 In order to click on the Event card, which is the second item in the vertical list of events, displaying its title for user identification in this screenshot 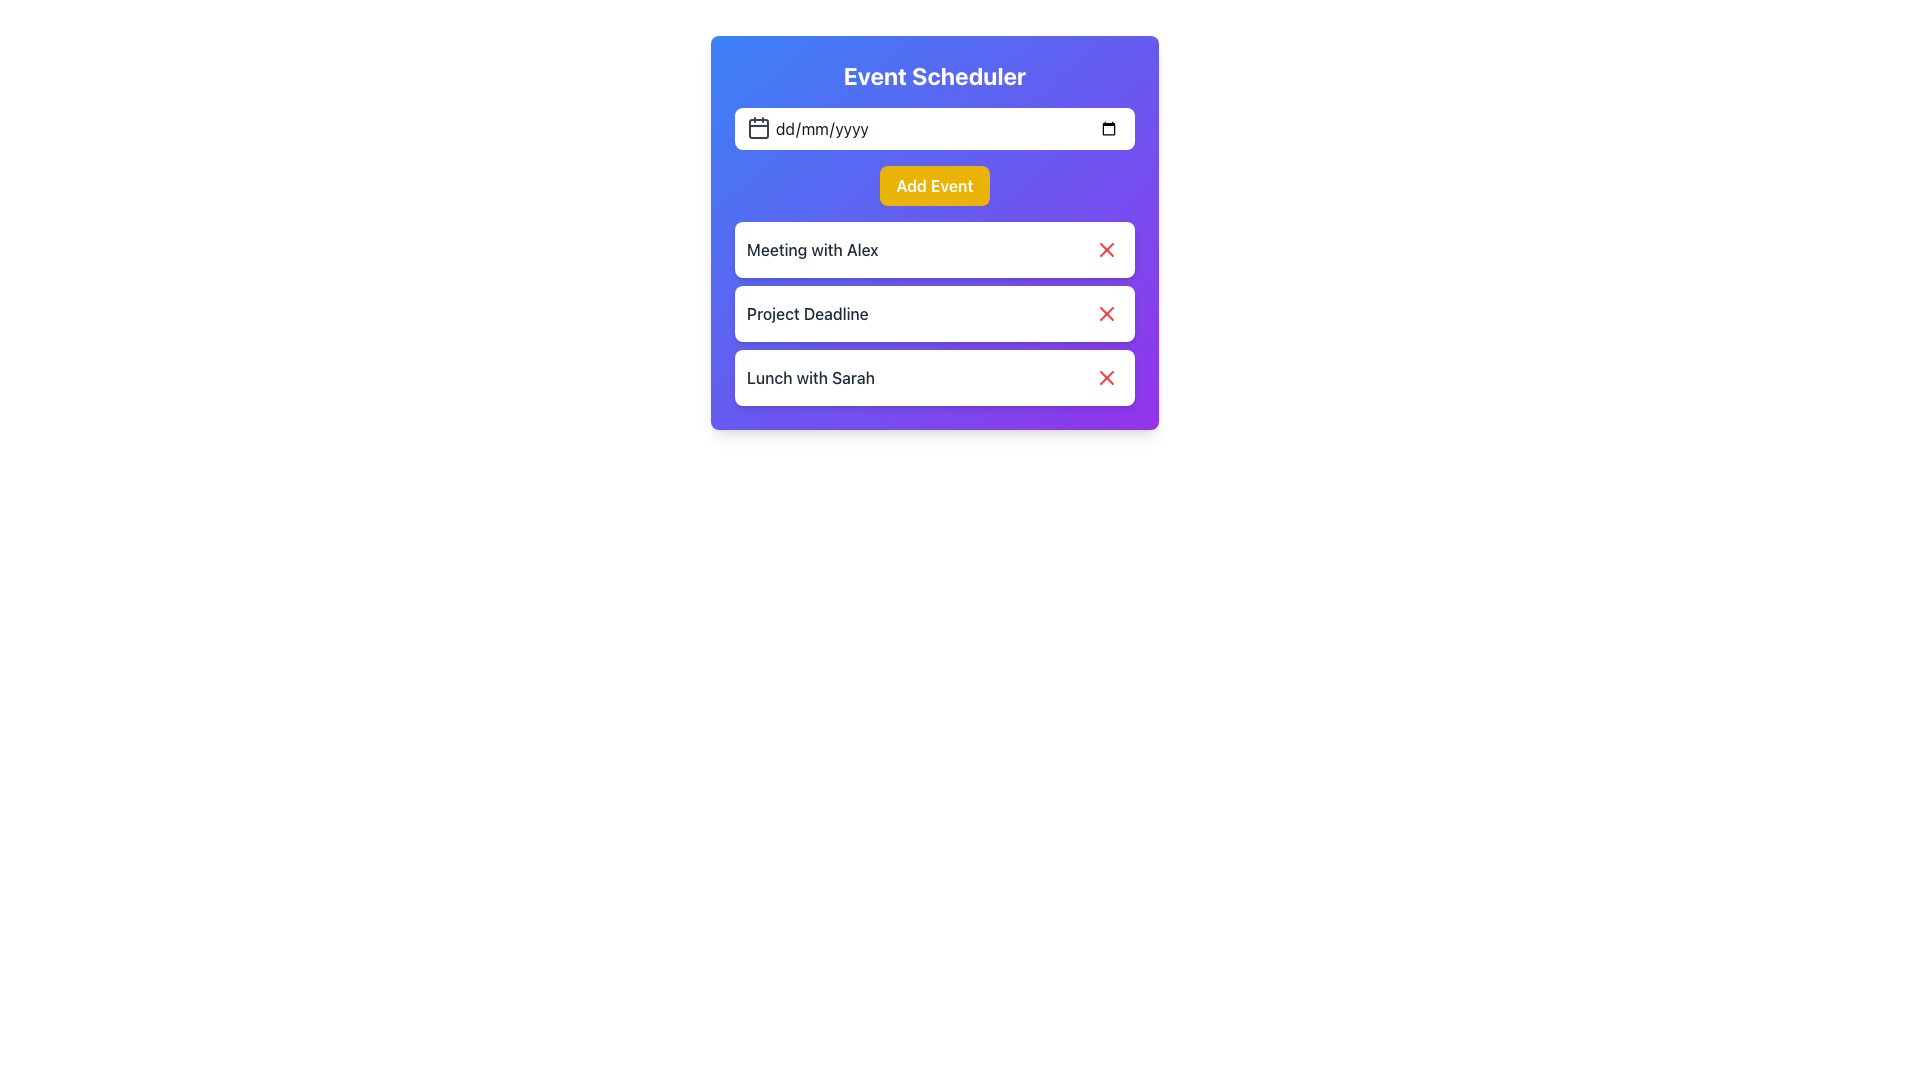, I will do `click(934, 313)`.